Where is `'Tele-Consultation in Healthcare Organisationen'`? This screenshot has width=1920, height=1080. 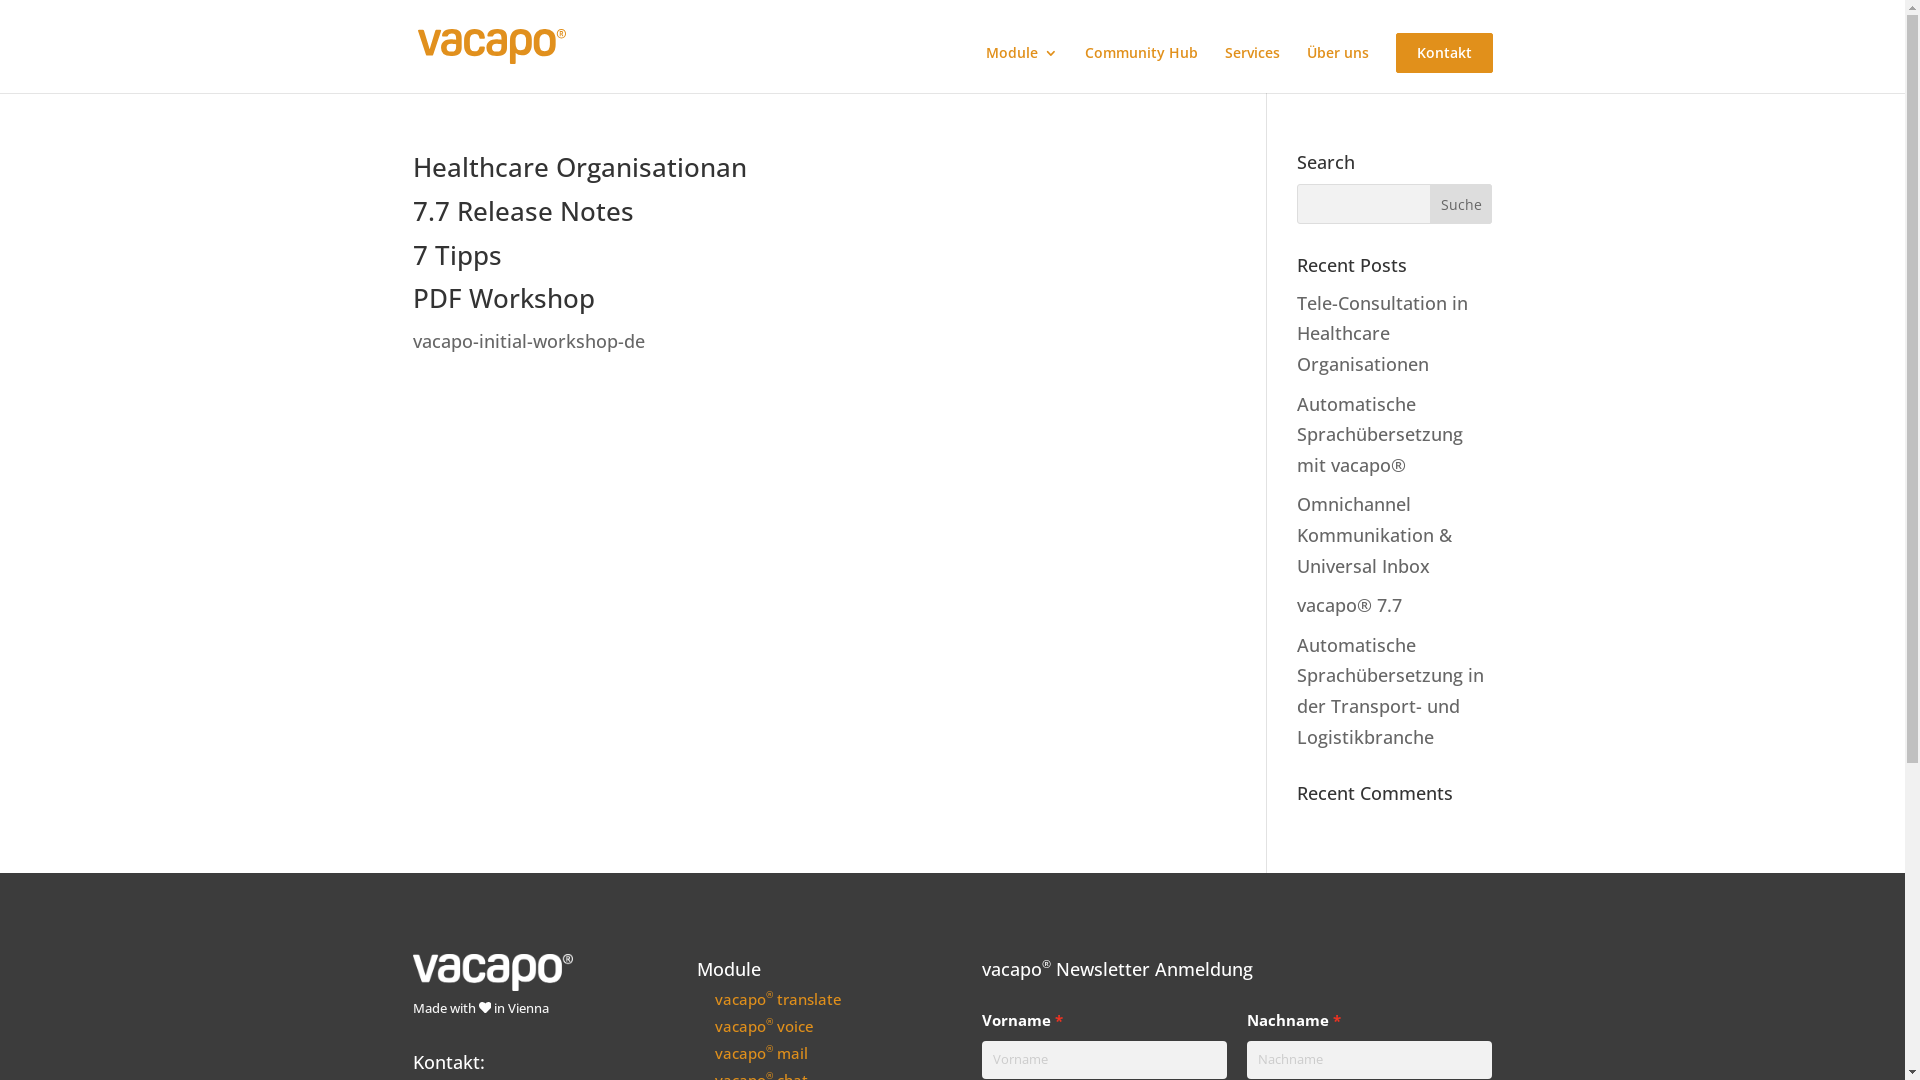
'Tele-Consultation in Healthcare Organisationen' is located at coordinates (1381, 332).